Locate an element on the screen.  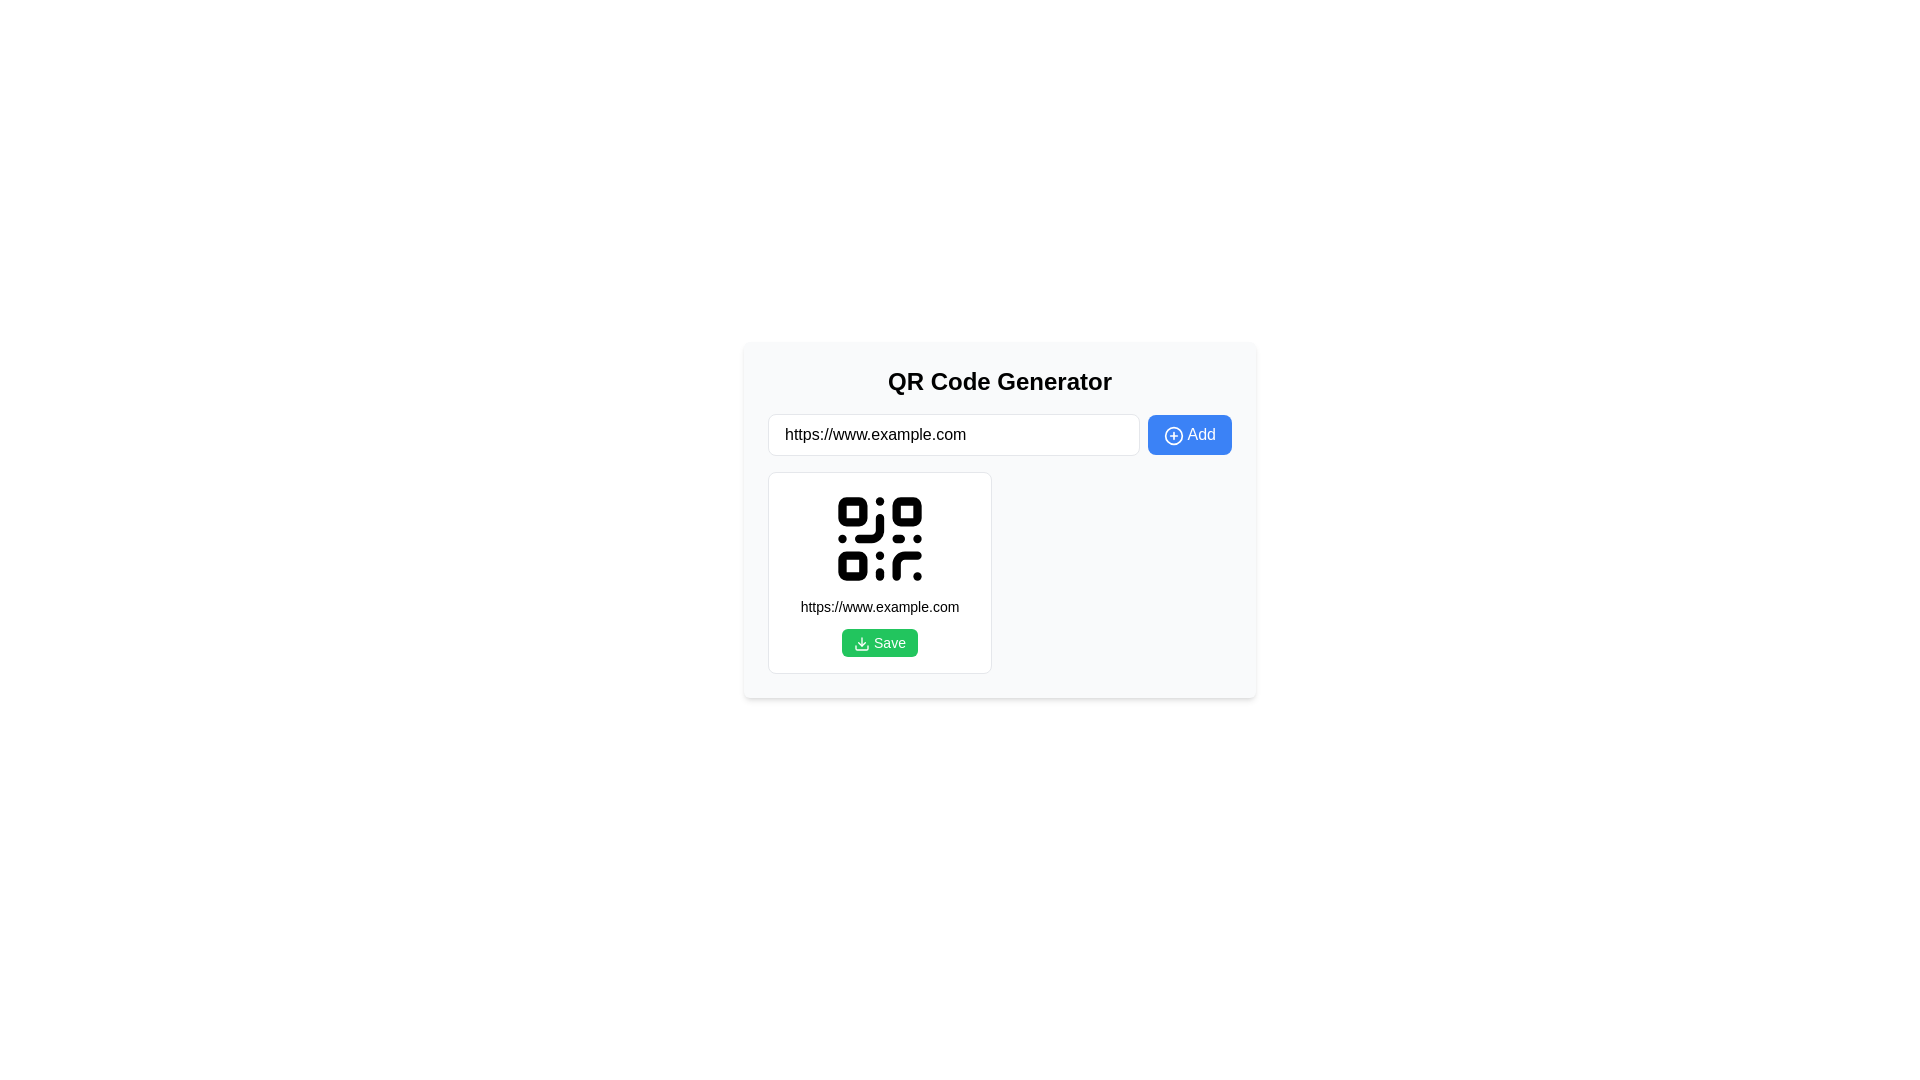
the centered text displaying the URL 'https://www.example.com' which is located below the QR code image and above the 'Save' button to trigger potential hover effects is located at coordinates (879, 605).